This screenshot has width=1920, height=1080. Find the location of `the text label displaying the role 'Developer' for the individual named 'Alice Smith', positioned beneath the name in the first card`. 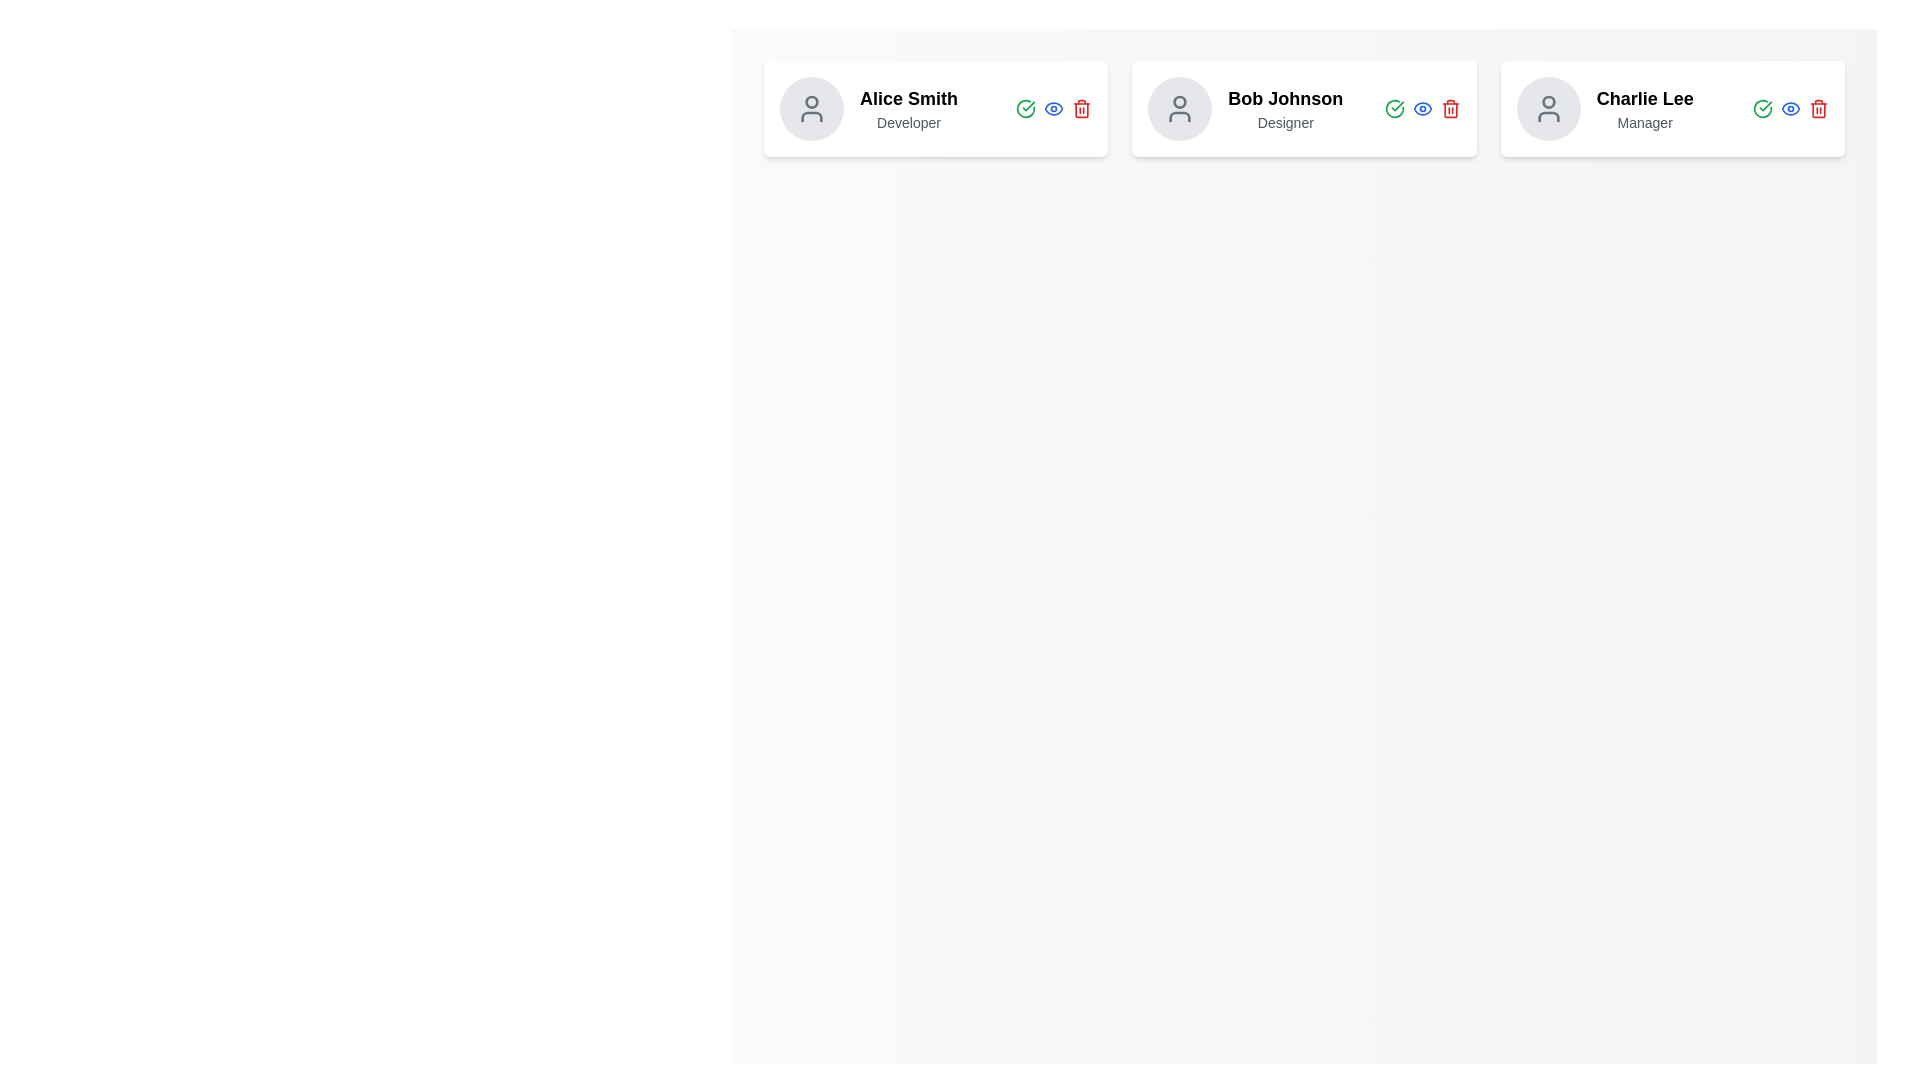

the text label displaying the role 'Developer' for the individual named 'Alice Smith', positioned beneath the name in the first card is located at coordinates (907, 123).